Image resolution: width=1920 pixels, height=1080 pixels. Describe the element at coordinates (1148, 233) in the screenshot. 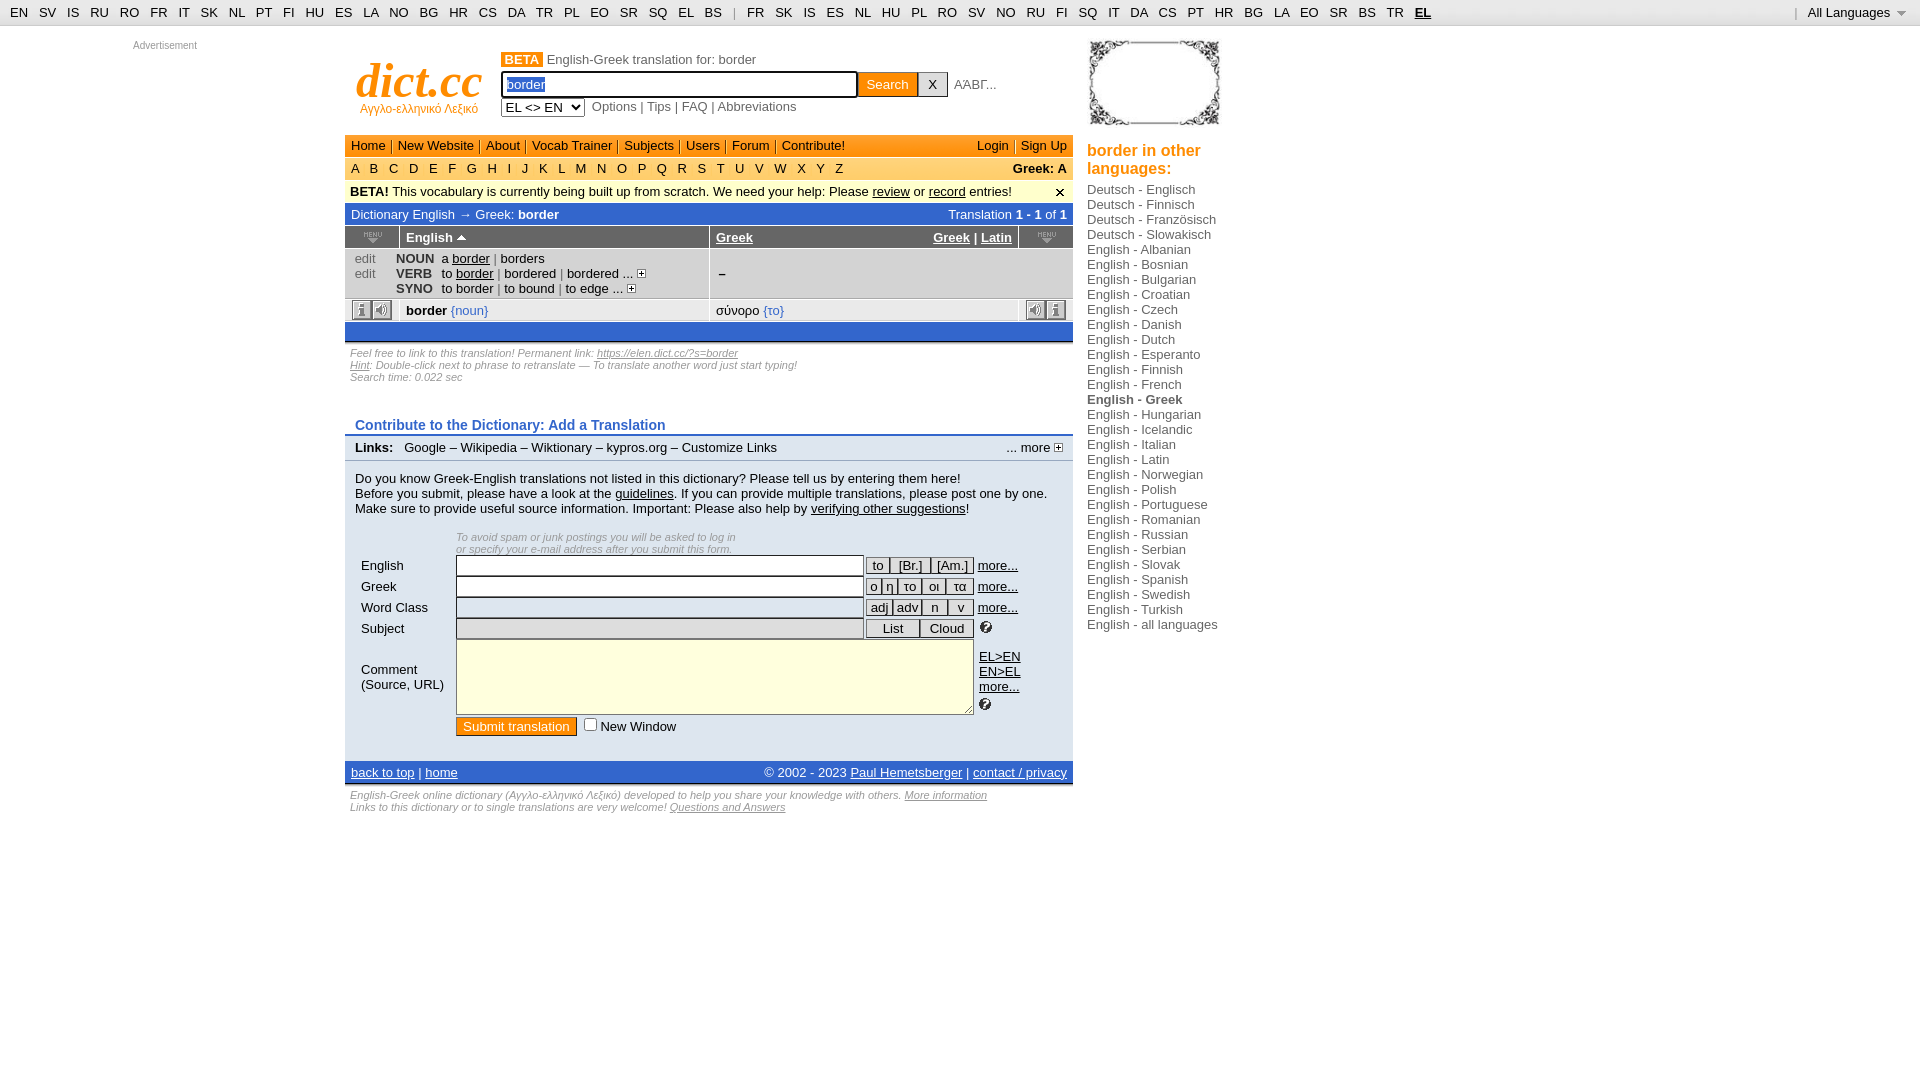

I see `'Deutsch - Slowakisch'` at that location.